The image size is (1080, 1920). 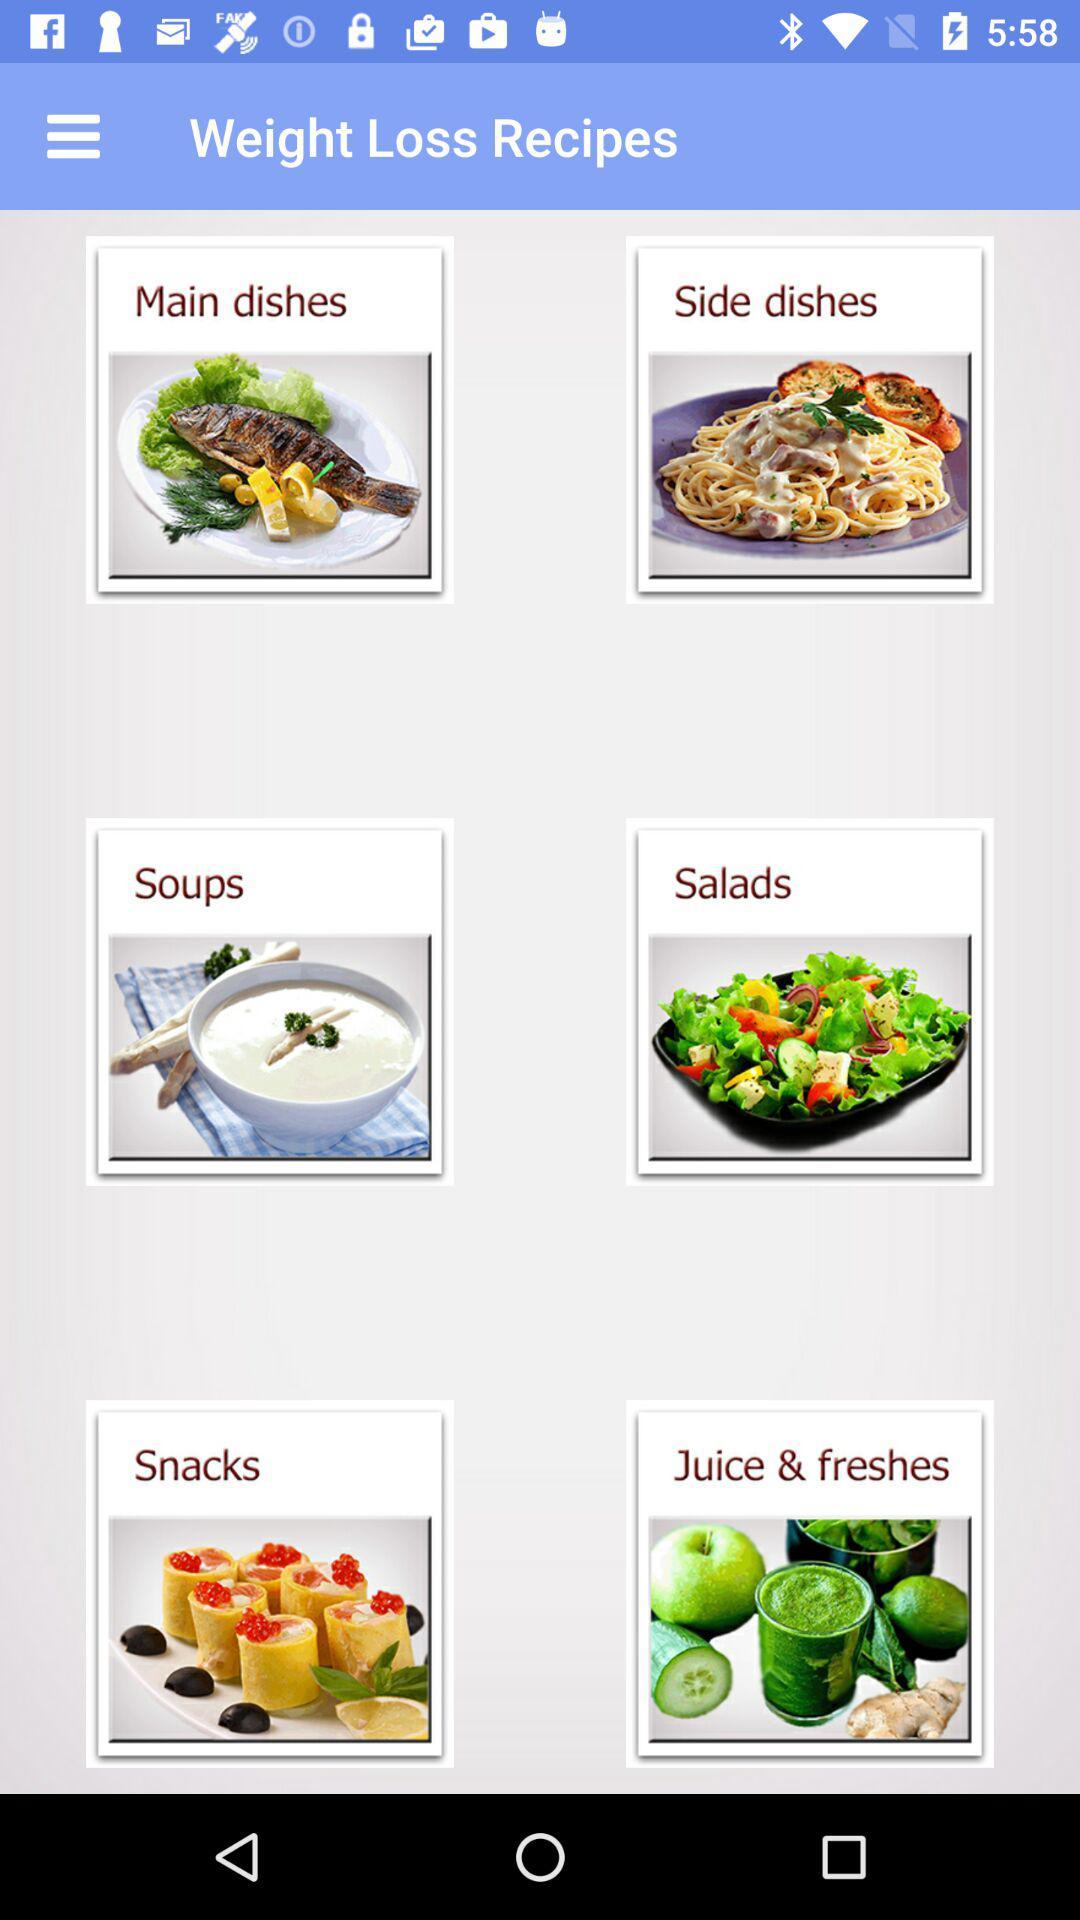 What do you see at coordinates (270, 1583) in the screenshot?
I see `open snacks` at bounding box center [270, 1583].